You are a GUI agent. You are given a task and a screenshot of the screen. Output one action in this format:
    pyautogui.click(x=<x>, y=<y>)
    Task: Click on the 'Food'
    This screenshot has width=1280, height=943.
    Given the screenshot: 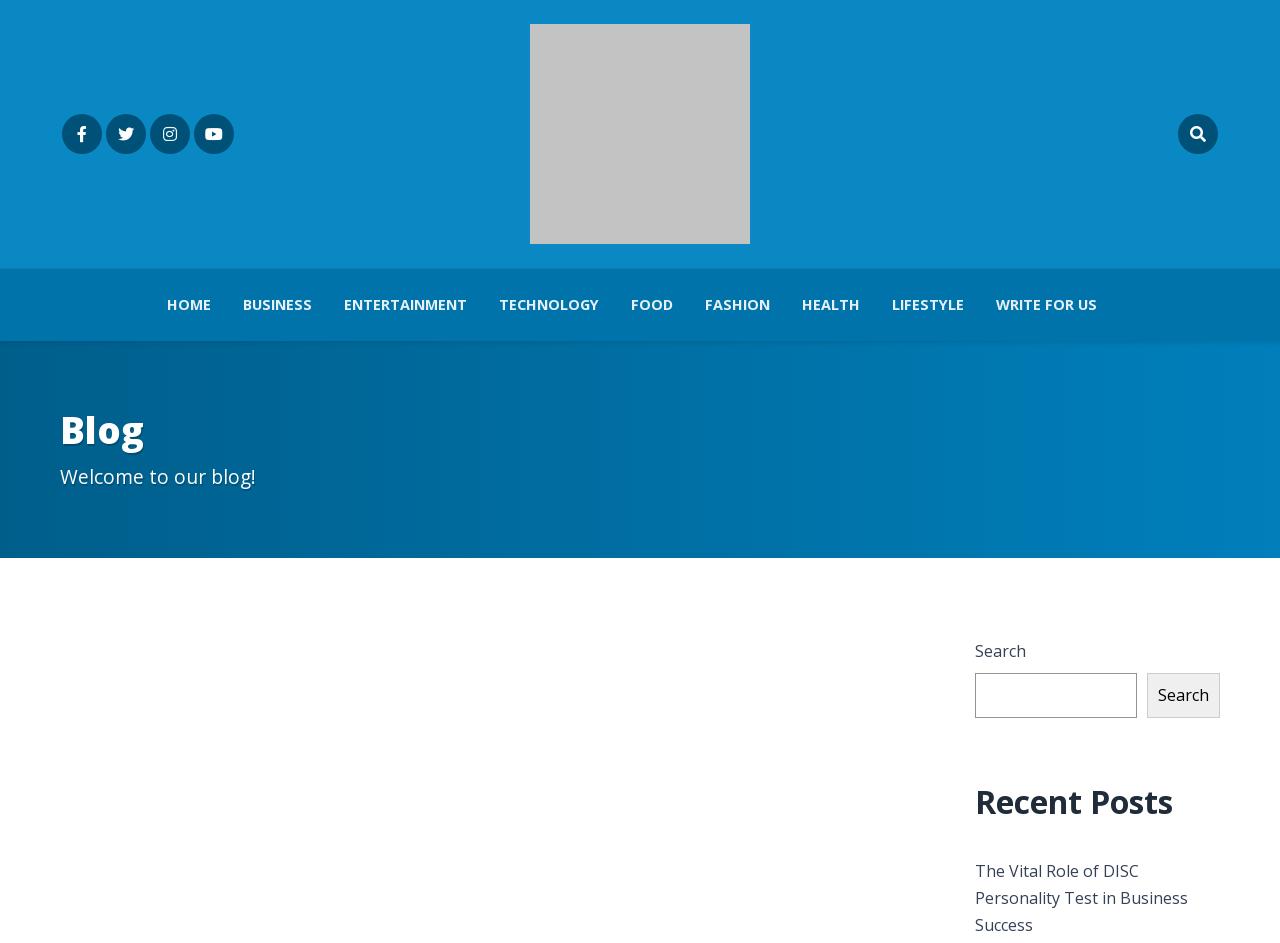 What is the action you would take?
    pyautogui.click(x=630, y=303)
    